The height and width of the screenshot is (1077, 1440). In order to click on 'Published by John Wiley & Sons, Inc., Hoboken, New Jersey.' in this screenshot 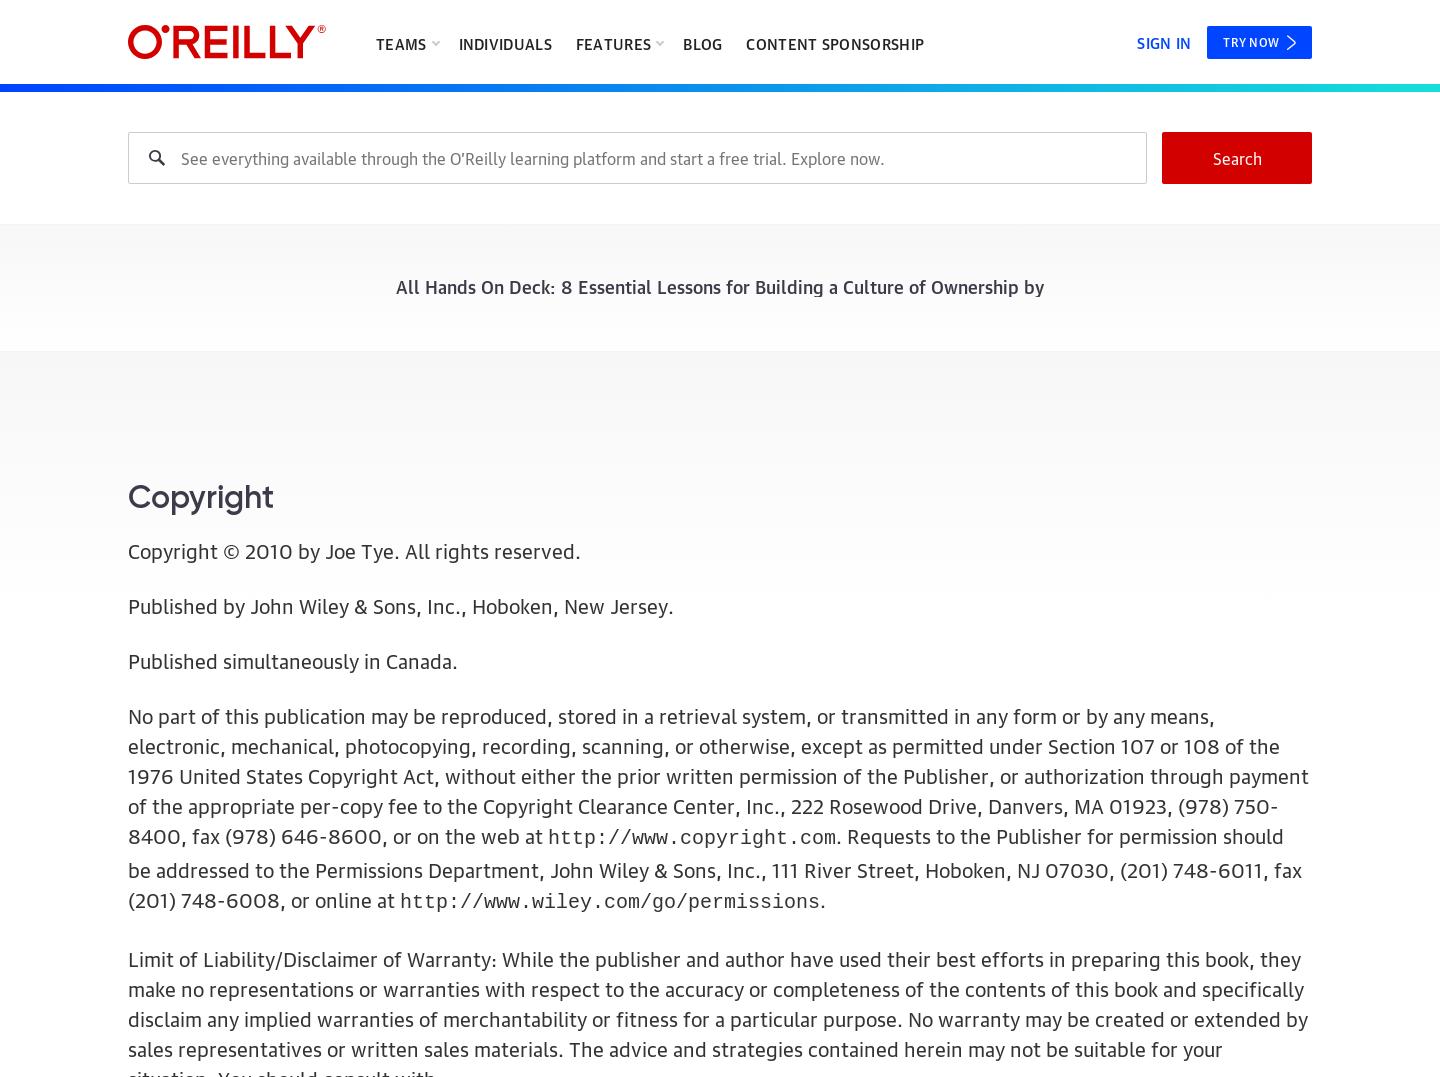, I will do `click(400, 603)`.